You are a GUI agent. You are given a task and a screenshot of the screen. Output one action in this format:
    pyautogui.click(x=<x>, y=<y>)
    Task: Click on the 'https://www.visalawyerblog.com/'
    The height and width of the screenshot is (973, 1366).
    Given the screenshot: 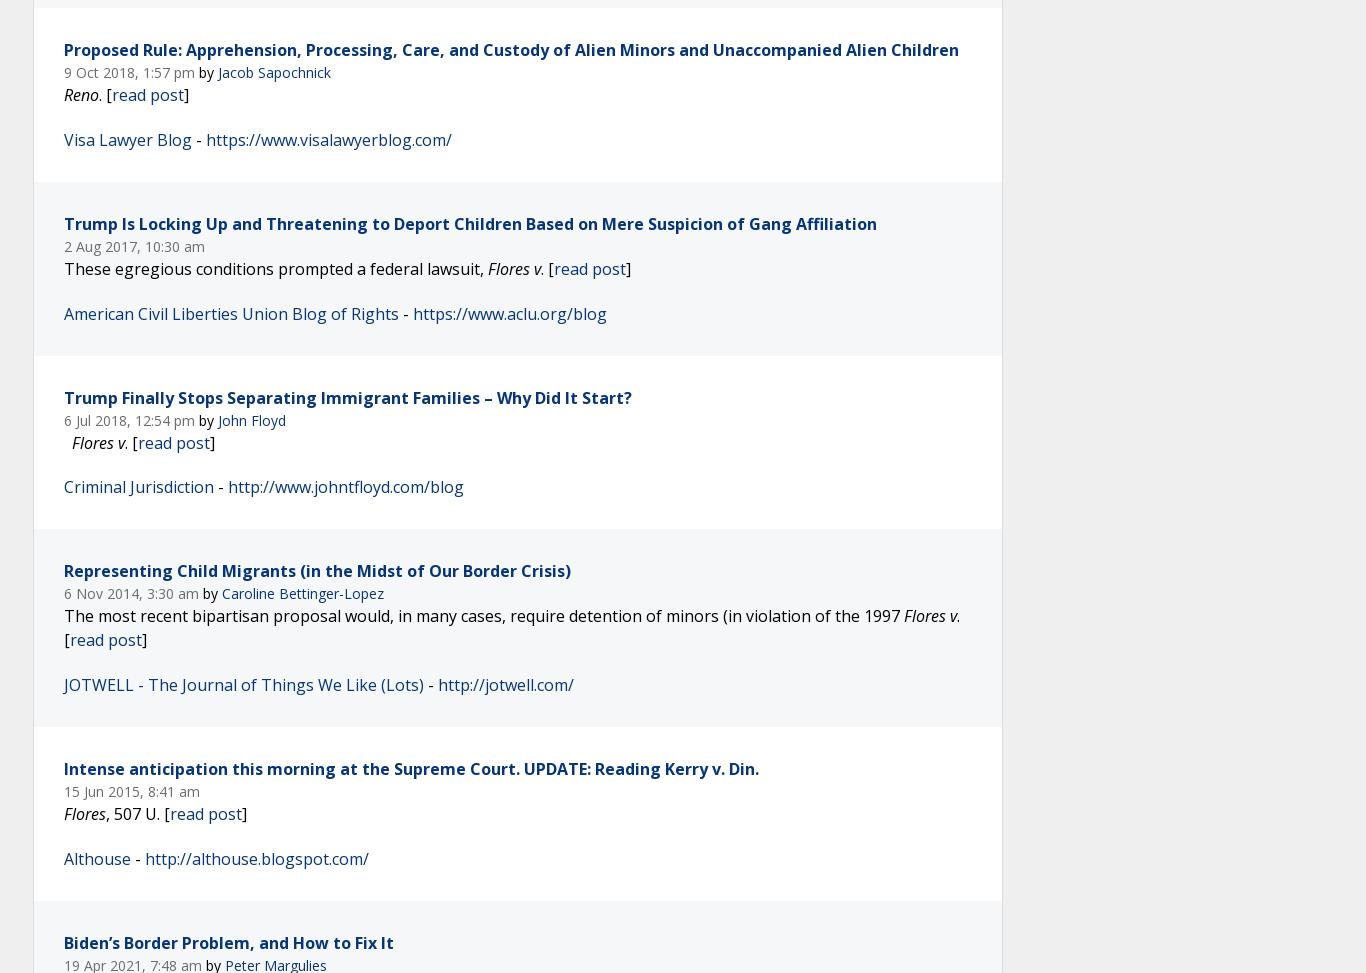 What is the action you would take?
    pyautogui.click(x=328, y=139)
    